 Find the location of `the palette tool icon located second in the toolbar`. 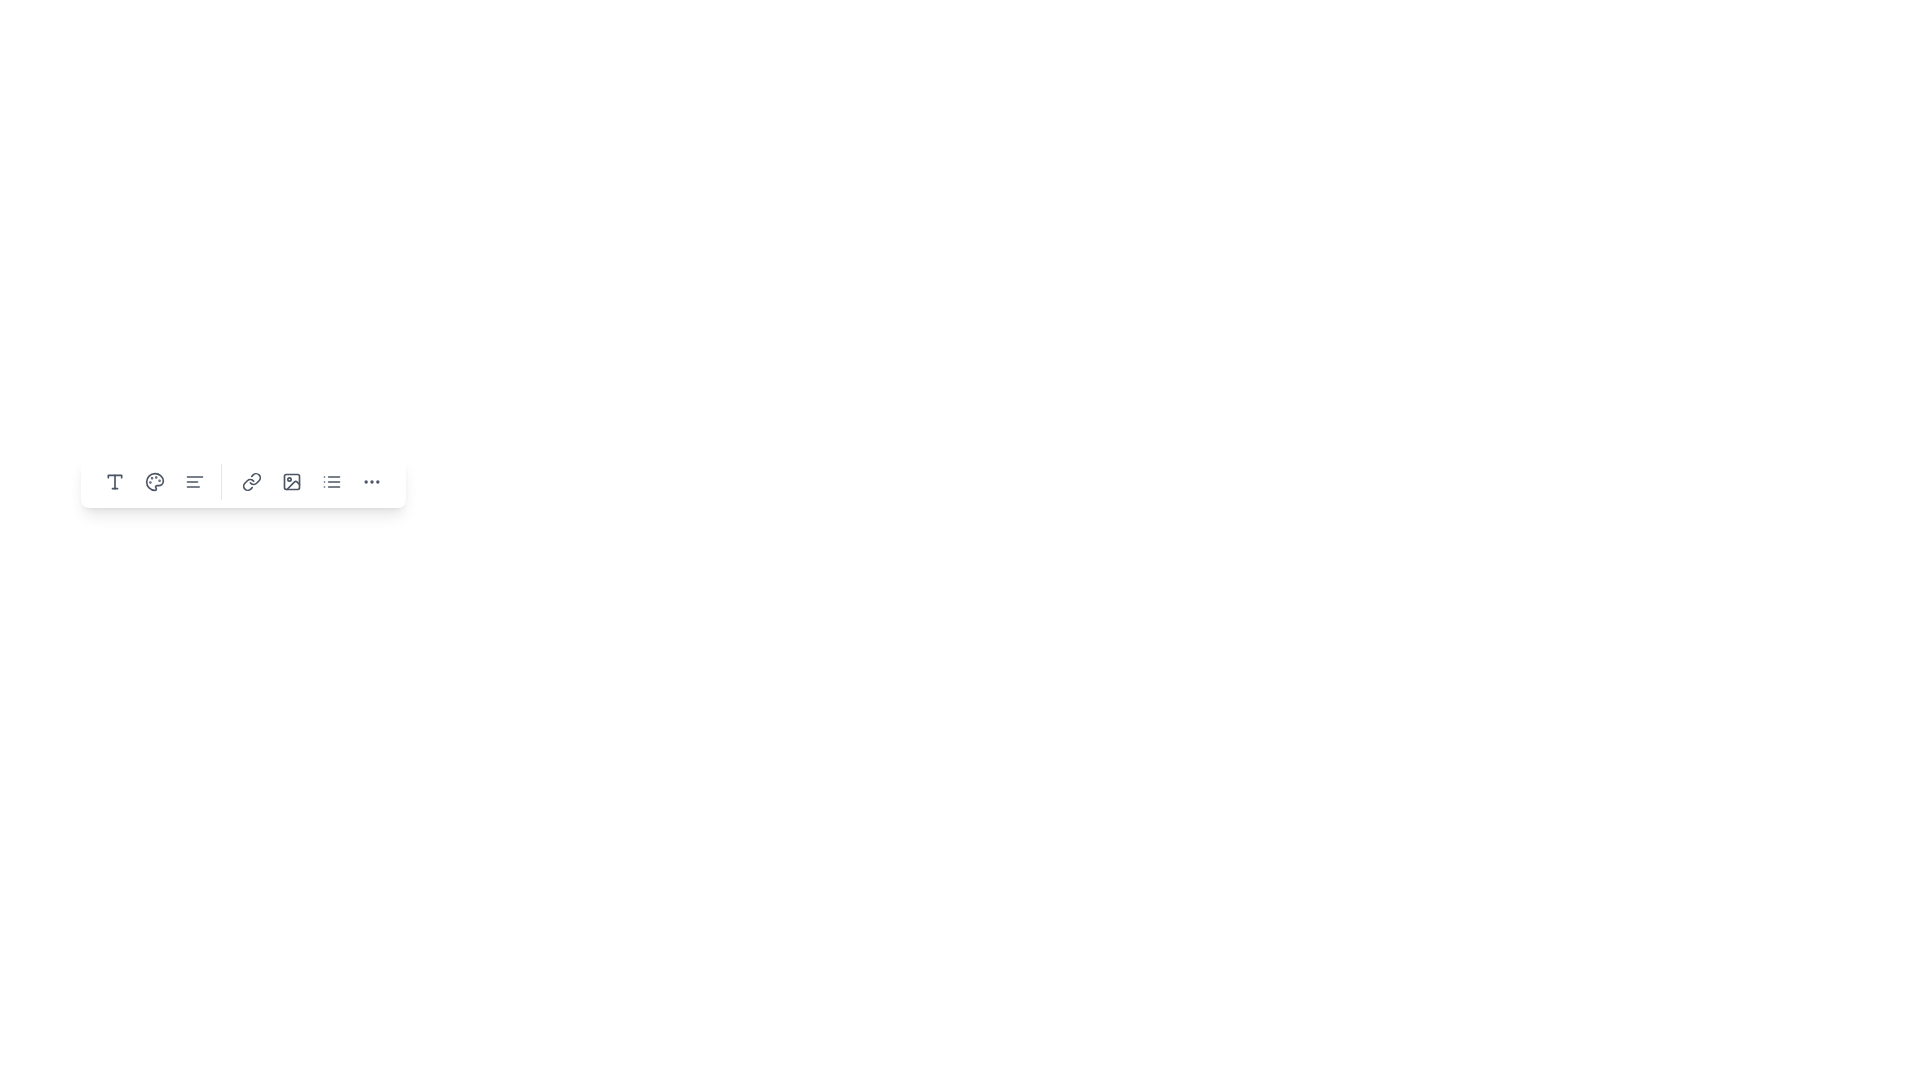

the palette tool icon located second in the toolbar is located at coordinates (153, 482).